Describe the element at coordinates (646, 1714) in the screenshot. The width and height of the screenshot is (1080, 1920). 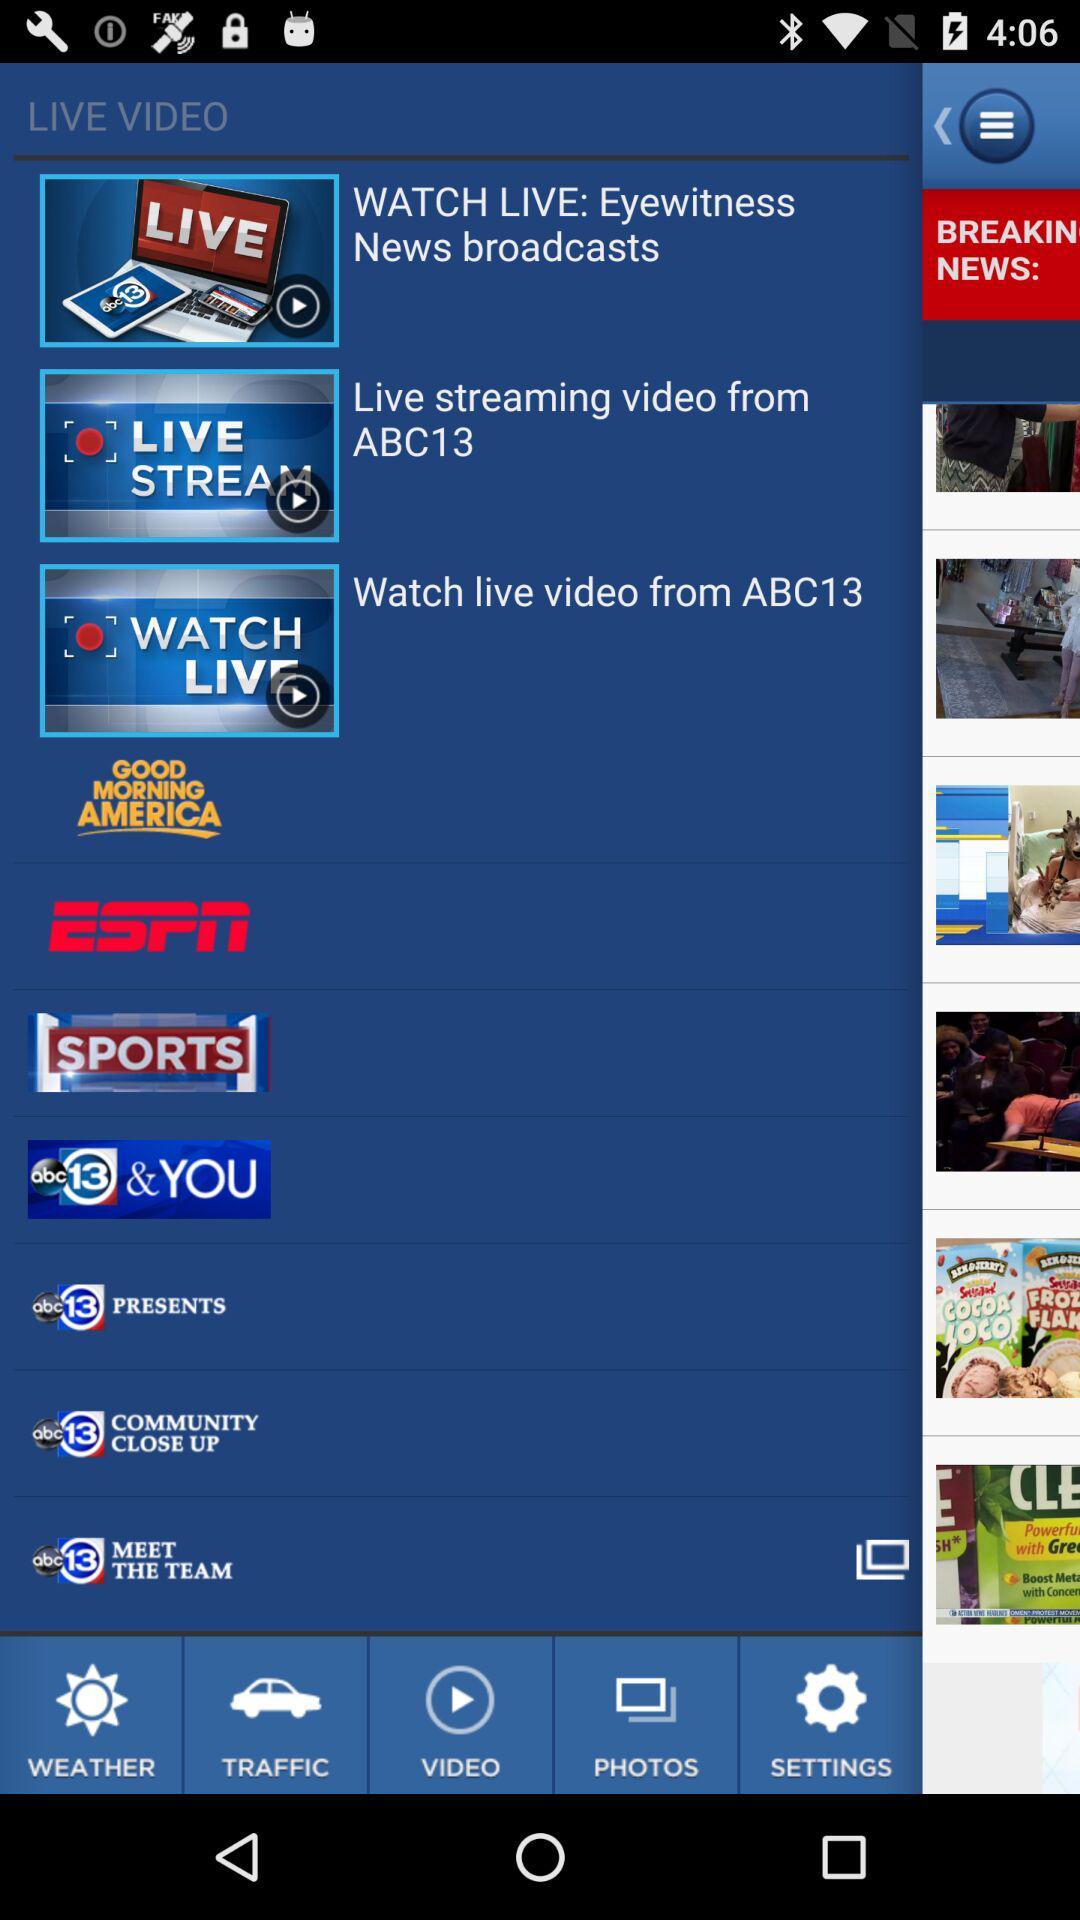
I see `photos` at that location.